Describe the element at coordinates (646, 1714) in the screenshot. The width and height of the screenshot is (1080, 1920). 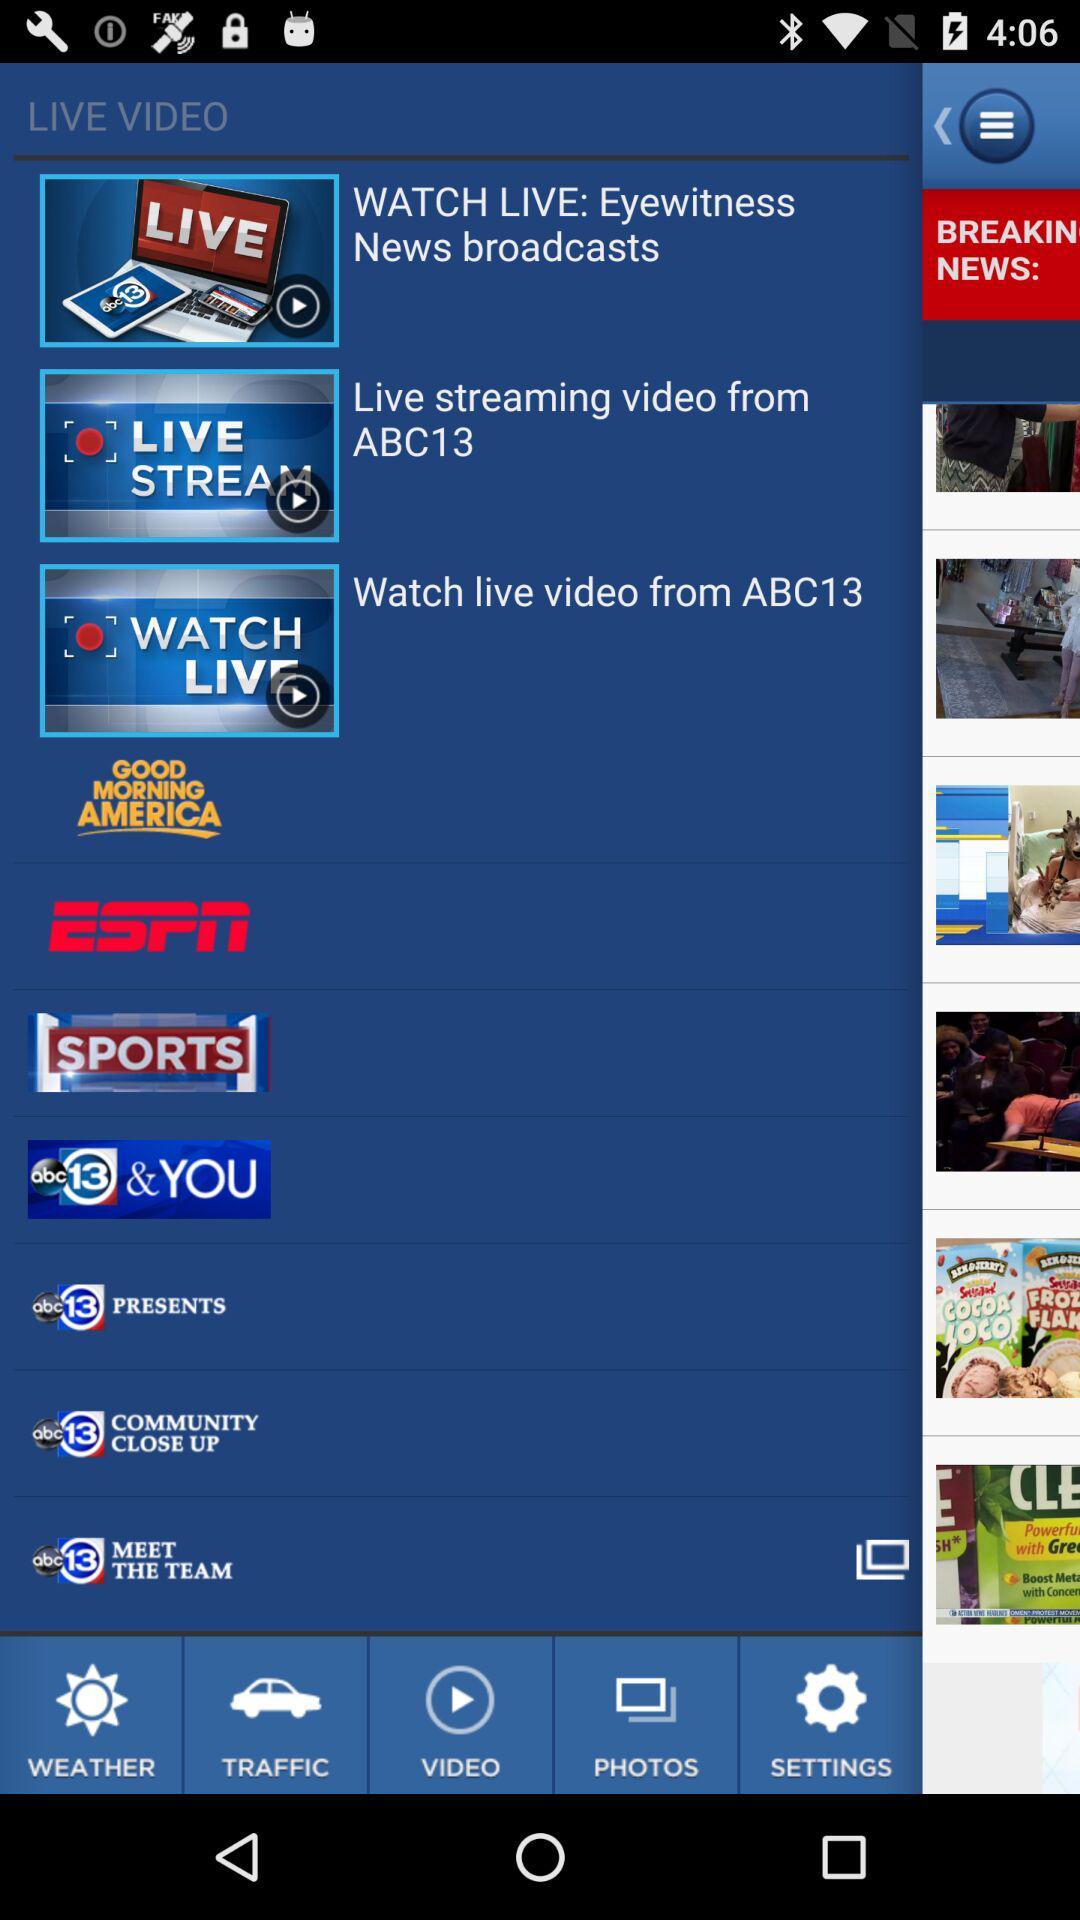
I see `photos` at that location.